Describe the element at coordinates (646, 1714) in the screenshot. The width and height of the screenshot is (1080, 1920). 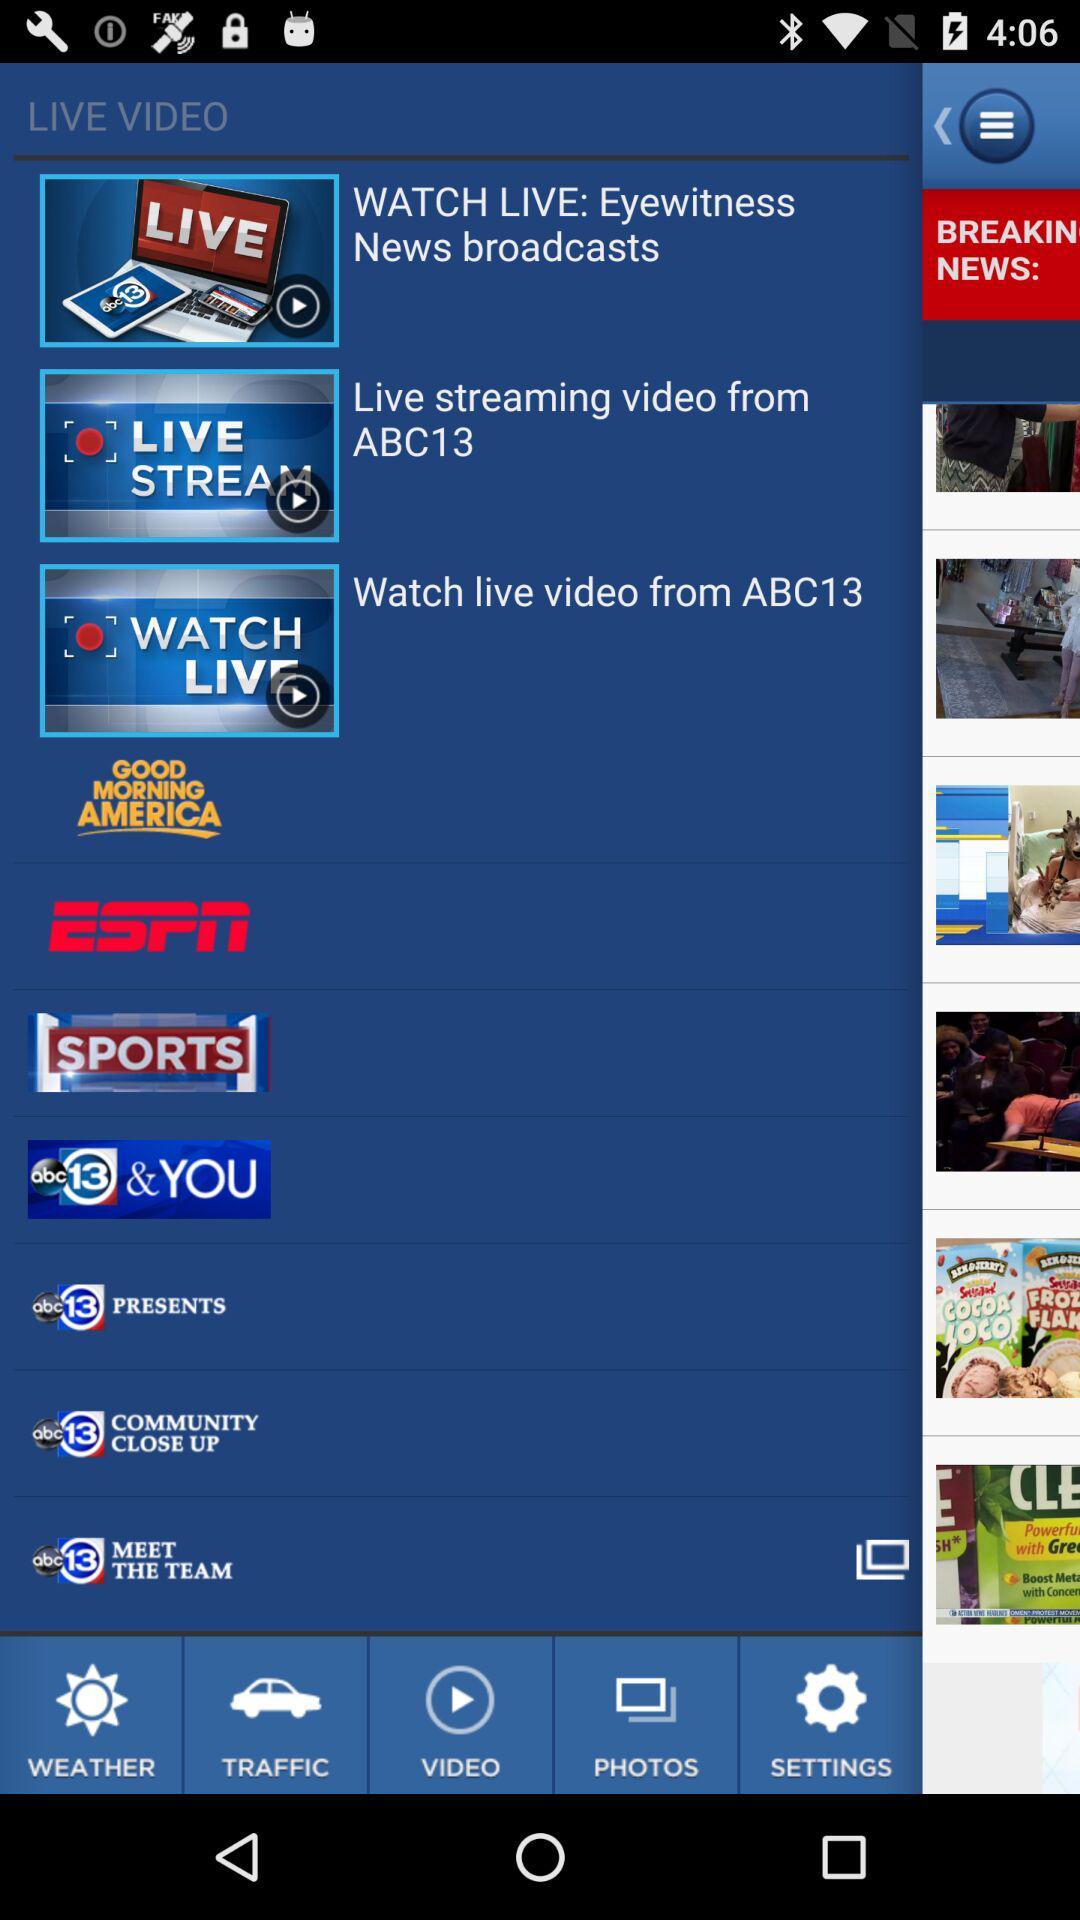
I see `photos` at that location.